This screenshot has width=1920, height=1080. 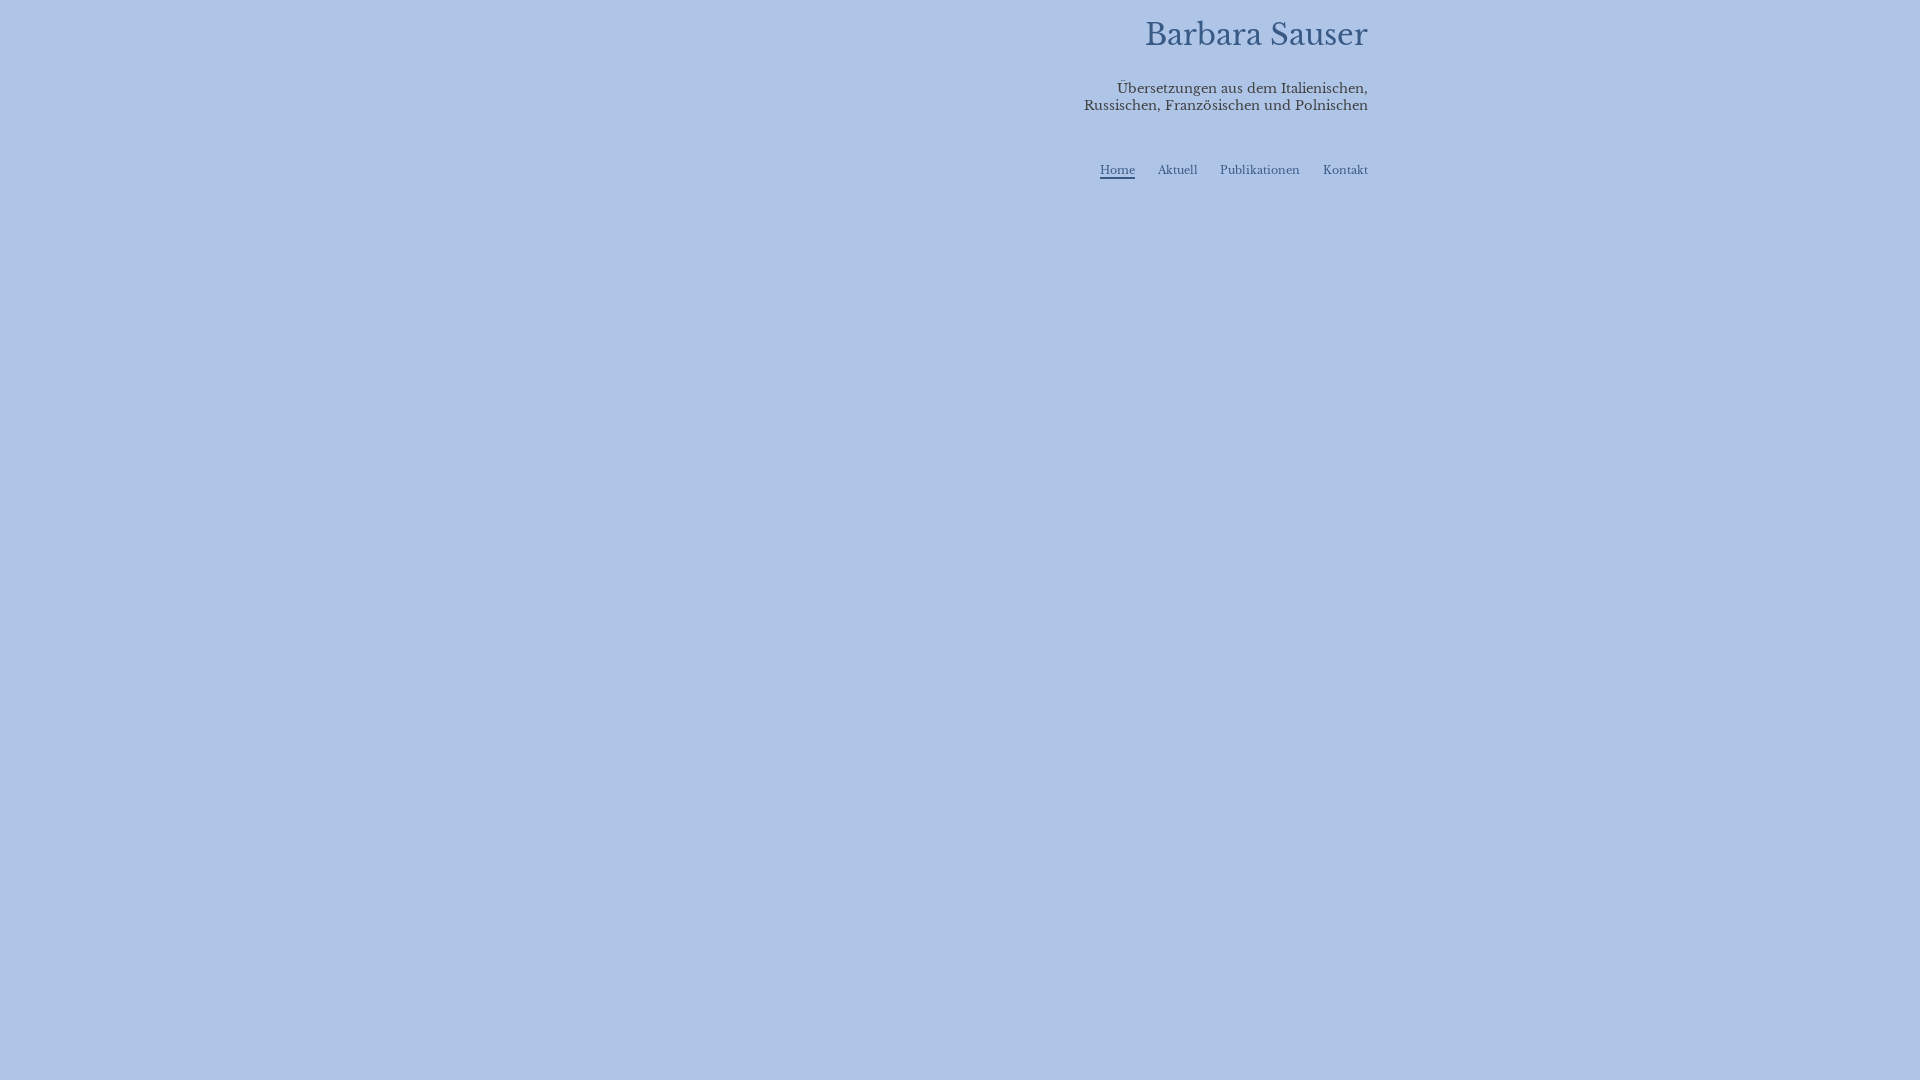 What do you see at coordinates (1255, 34) in the screenshot?
I see `'Barbara Sauser'` at bounding box center [1255, 34].